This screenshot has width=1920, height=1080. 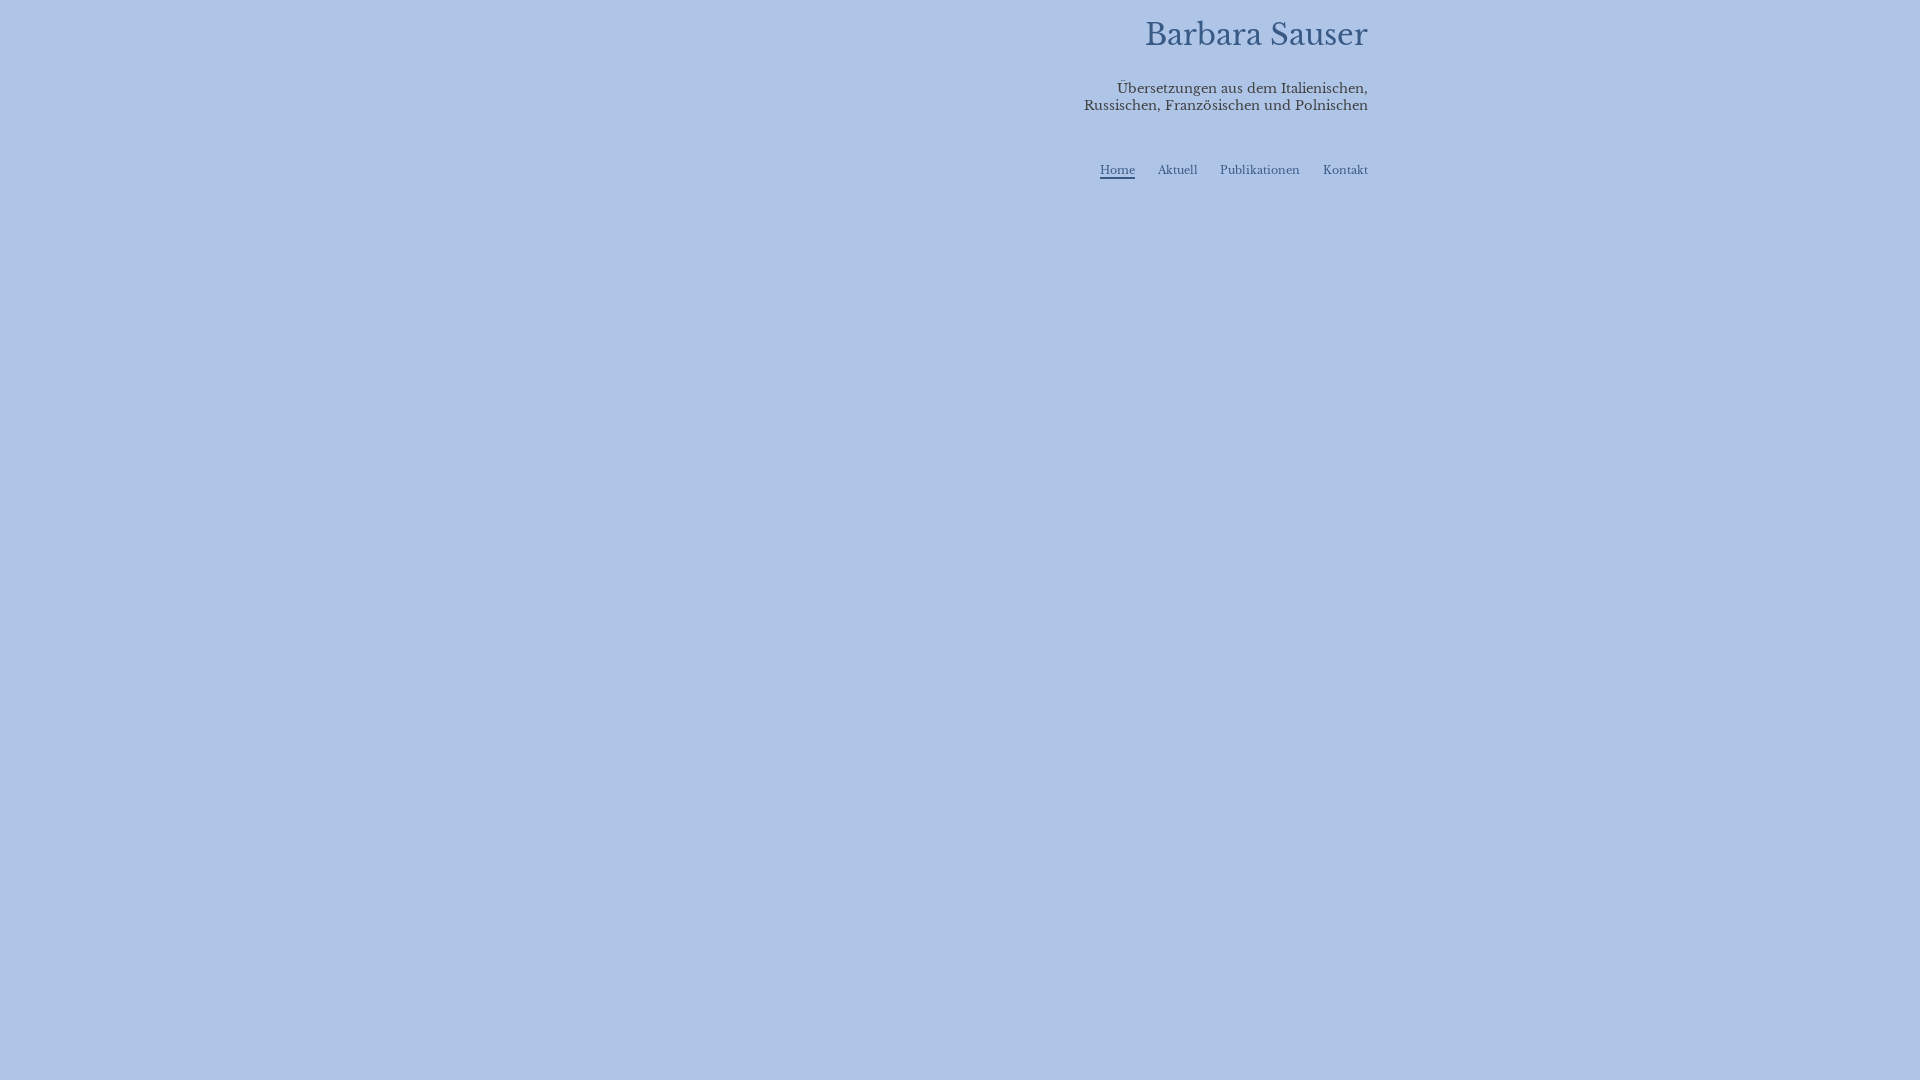 What do you see at coordinates (1255, 34) in the screenshot?
I see `'Barbara Sauser'` at bounding box center [1255, 34].